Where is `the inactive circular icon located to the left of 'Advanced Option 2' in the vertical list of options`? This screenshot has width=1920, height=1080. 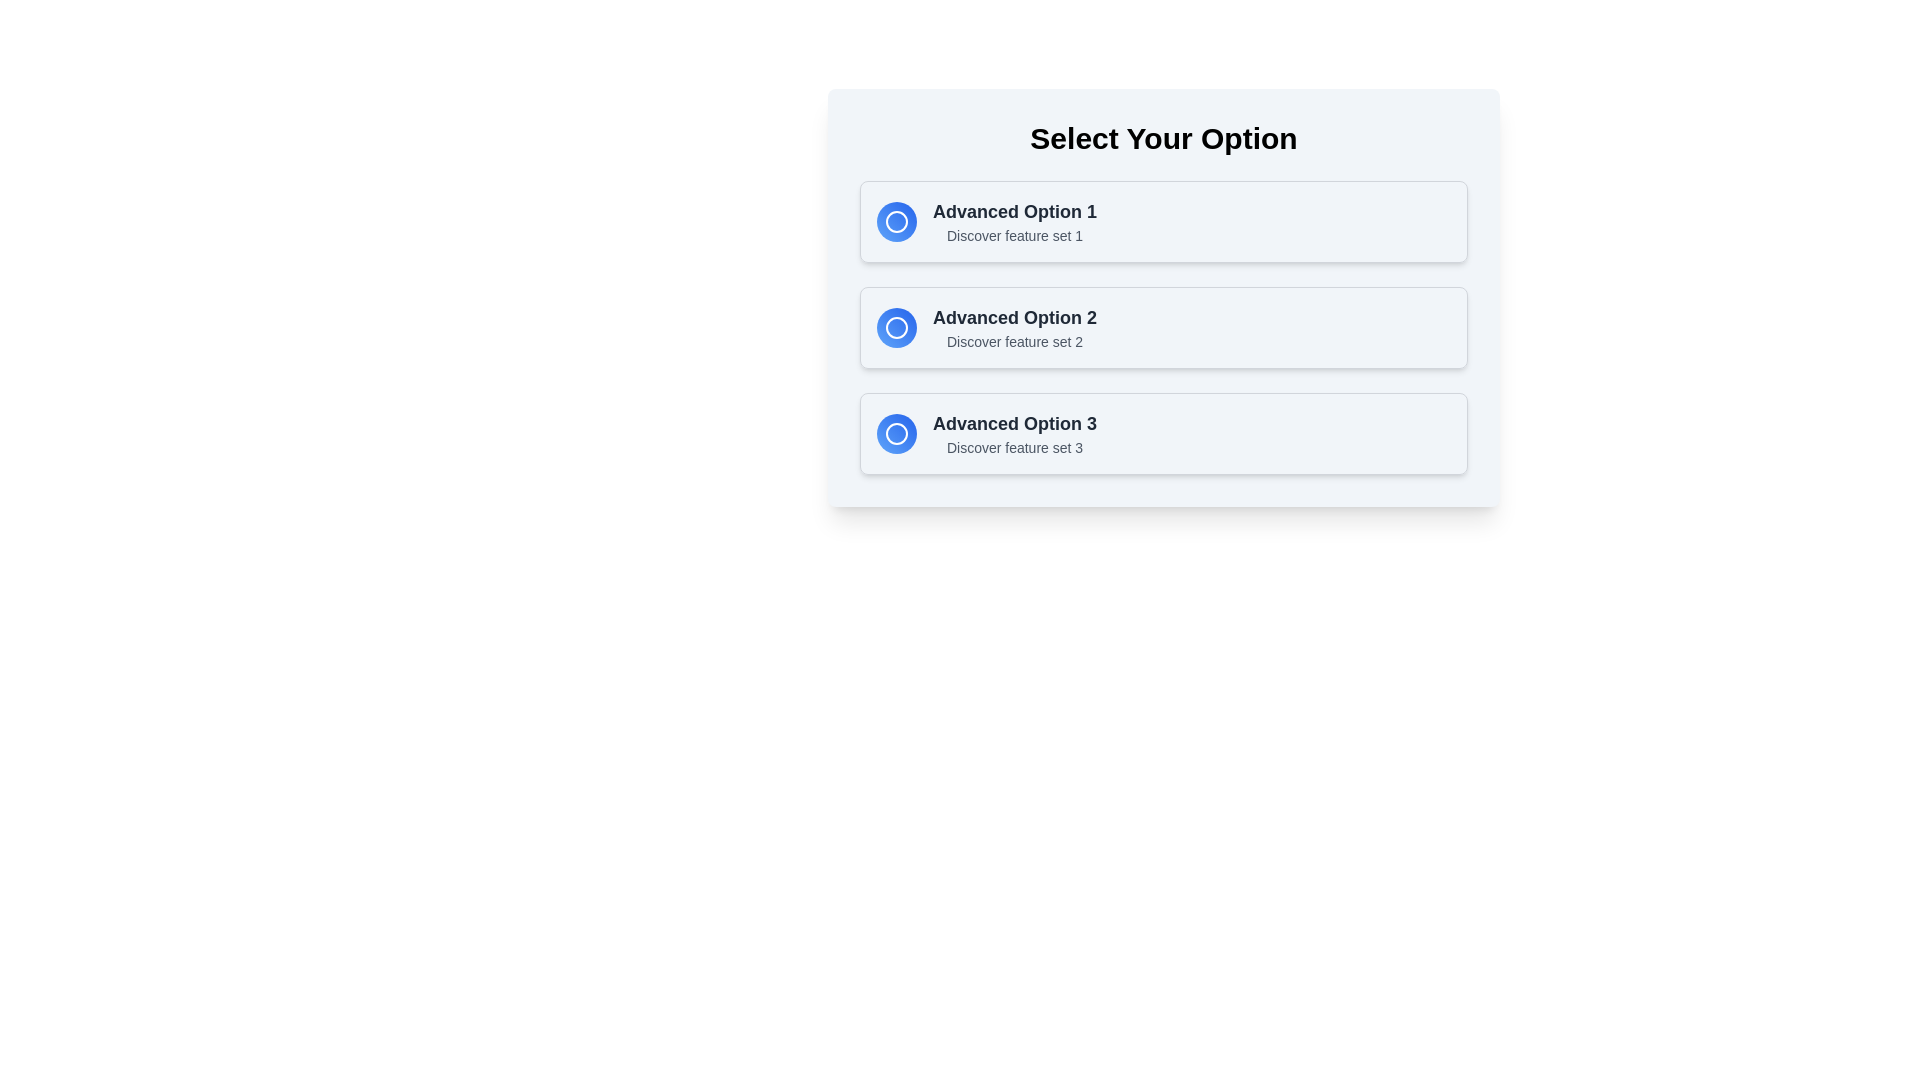 the inactive circular icon located to the left of 'Advanced Option 2' in the vertical list of options is located at coordinates (896, 326).